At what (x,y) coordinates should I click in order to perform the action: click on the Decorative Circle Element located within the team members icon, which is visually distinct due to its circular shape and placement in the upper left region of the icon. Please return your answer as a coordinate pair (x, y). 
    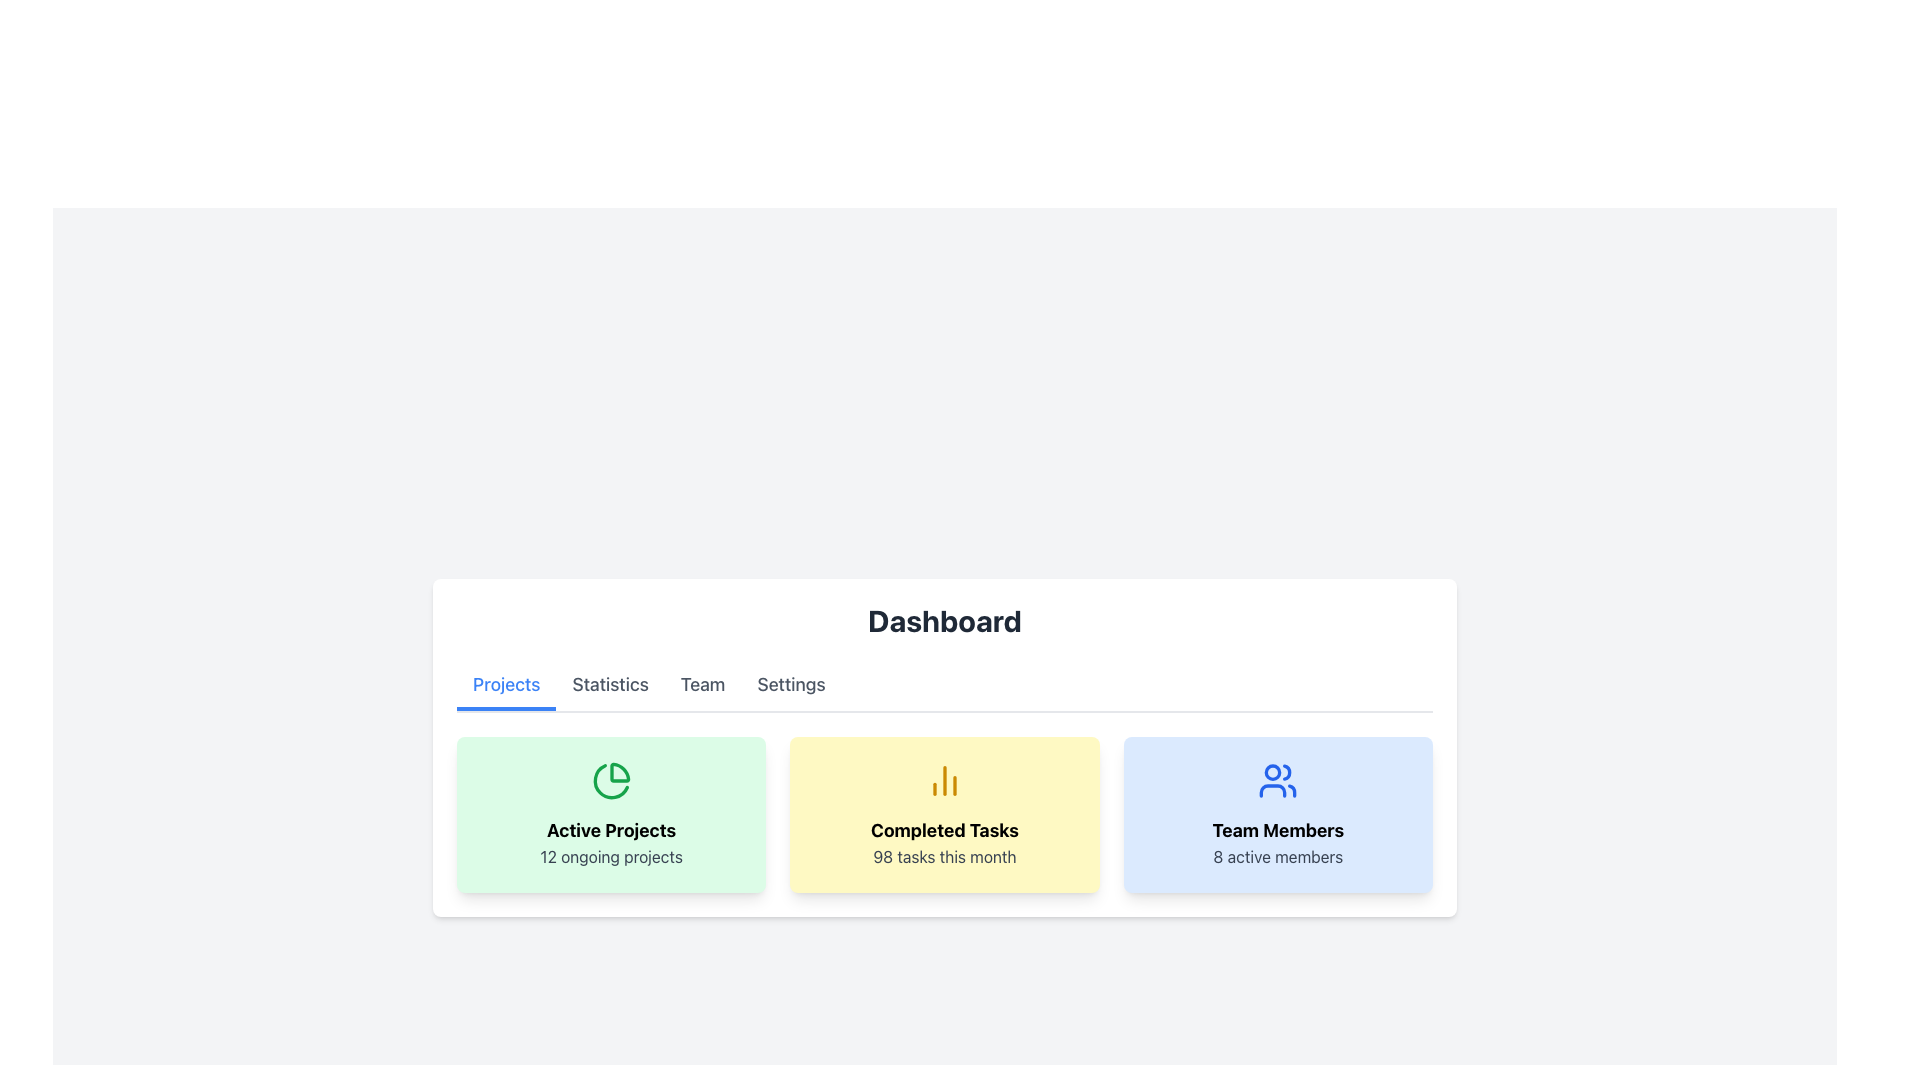
    Looking at the image, I should click on (1272, 771).